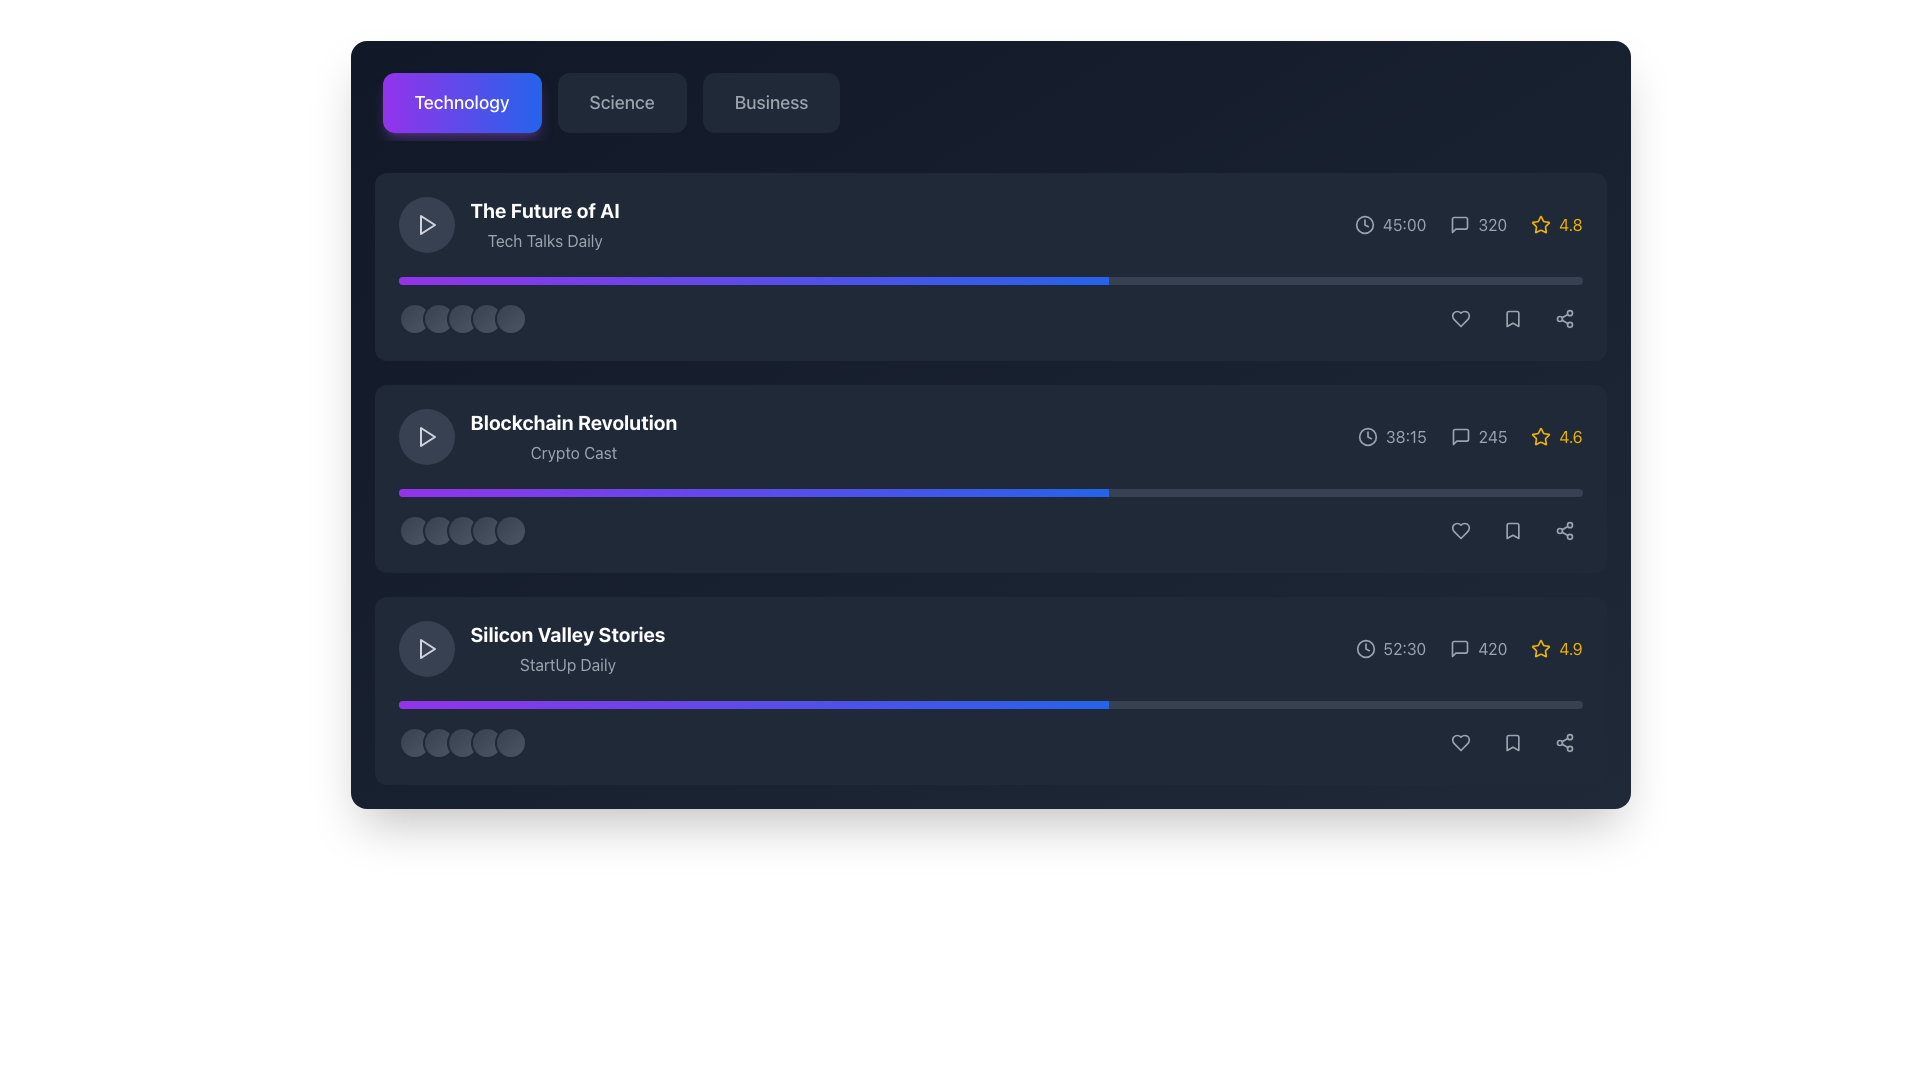 The width and height of the screenshot is (1920, 1080). What do you see at coordinates (461, 318) in the screenshot?
I see `the circular user avatar with a gradient background, which is the third item in a group of five under the 'The Future of AI' section` at bounding box center [461, 318].